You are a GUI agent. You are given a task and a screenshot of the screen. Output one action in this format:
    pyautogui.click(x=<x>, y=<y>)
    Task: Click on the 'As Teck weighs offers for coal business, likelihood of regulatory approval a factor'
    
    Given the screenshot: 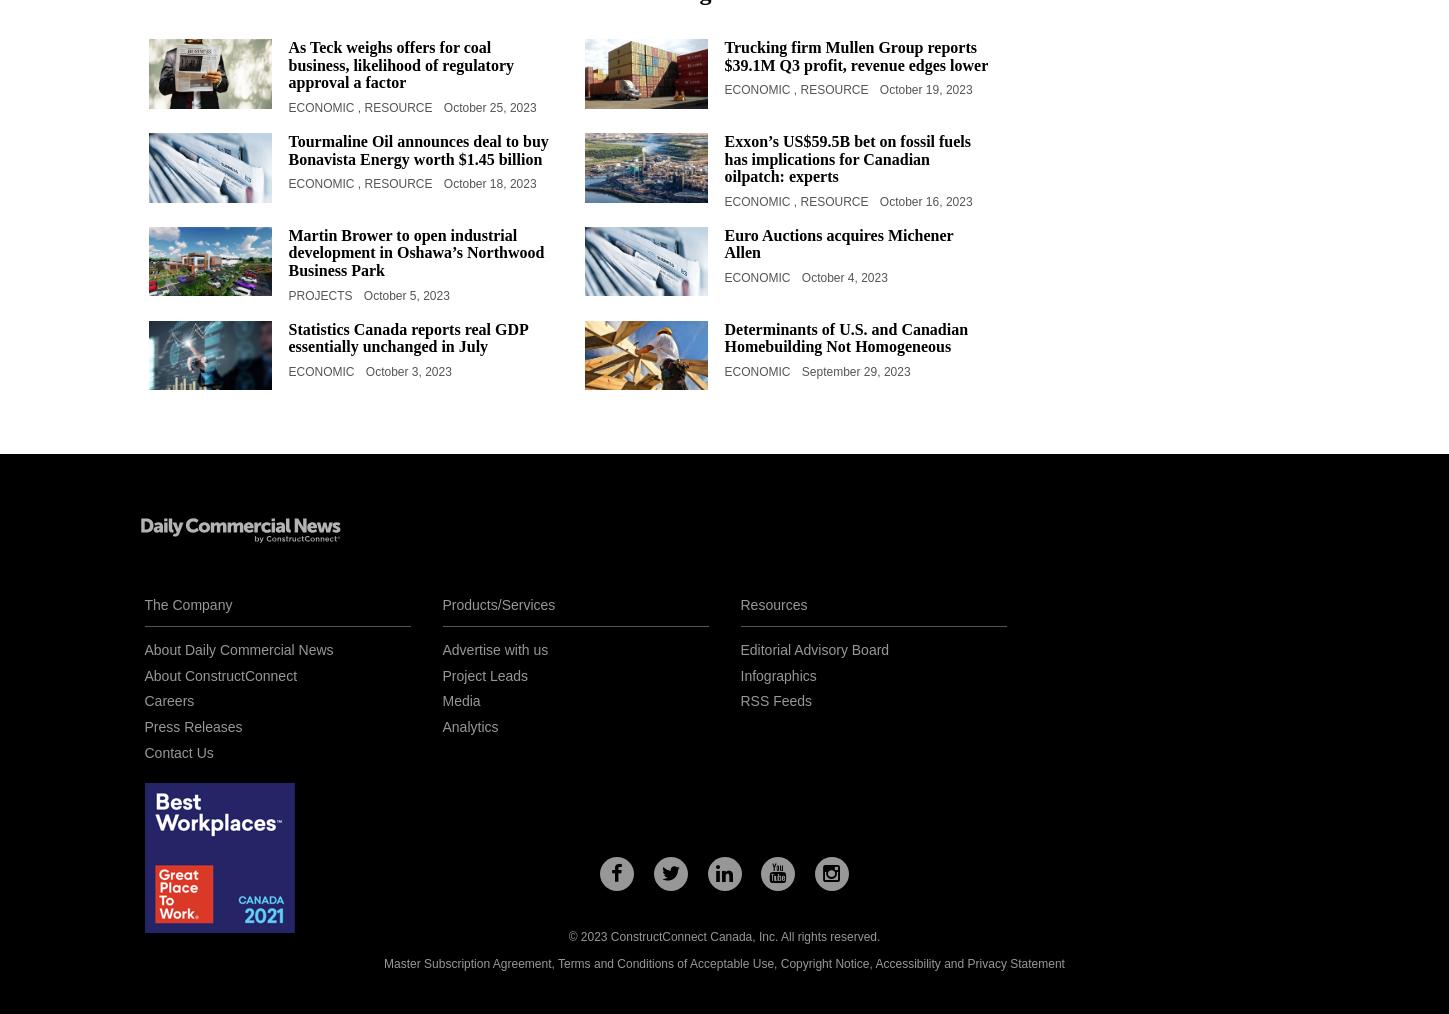 What is the action you would take?
    pyautogui.click(x=399, y=63)
    